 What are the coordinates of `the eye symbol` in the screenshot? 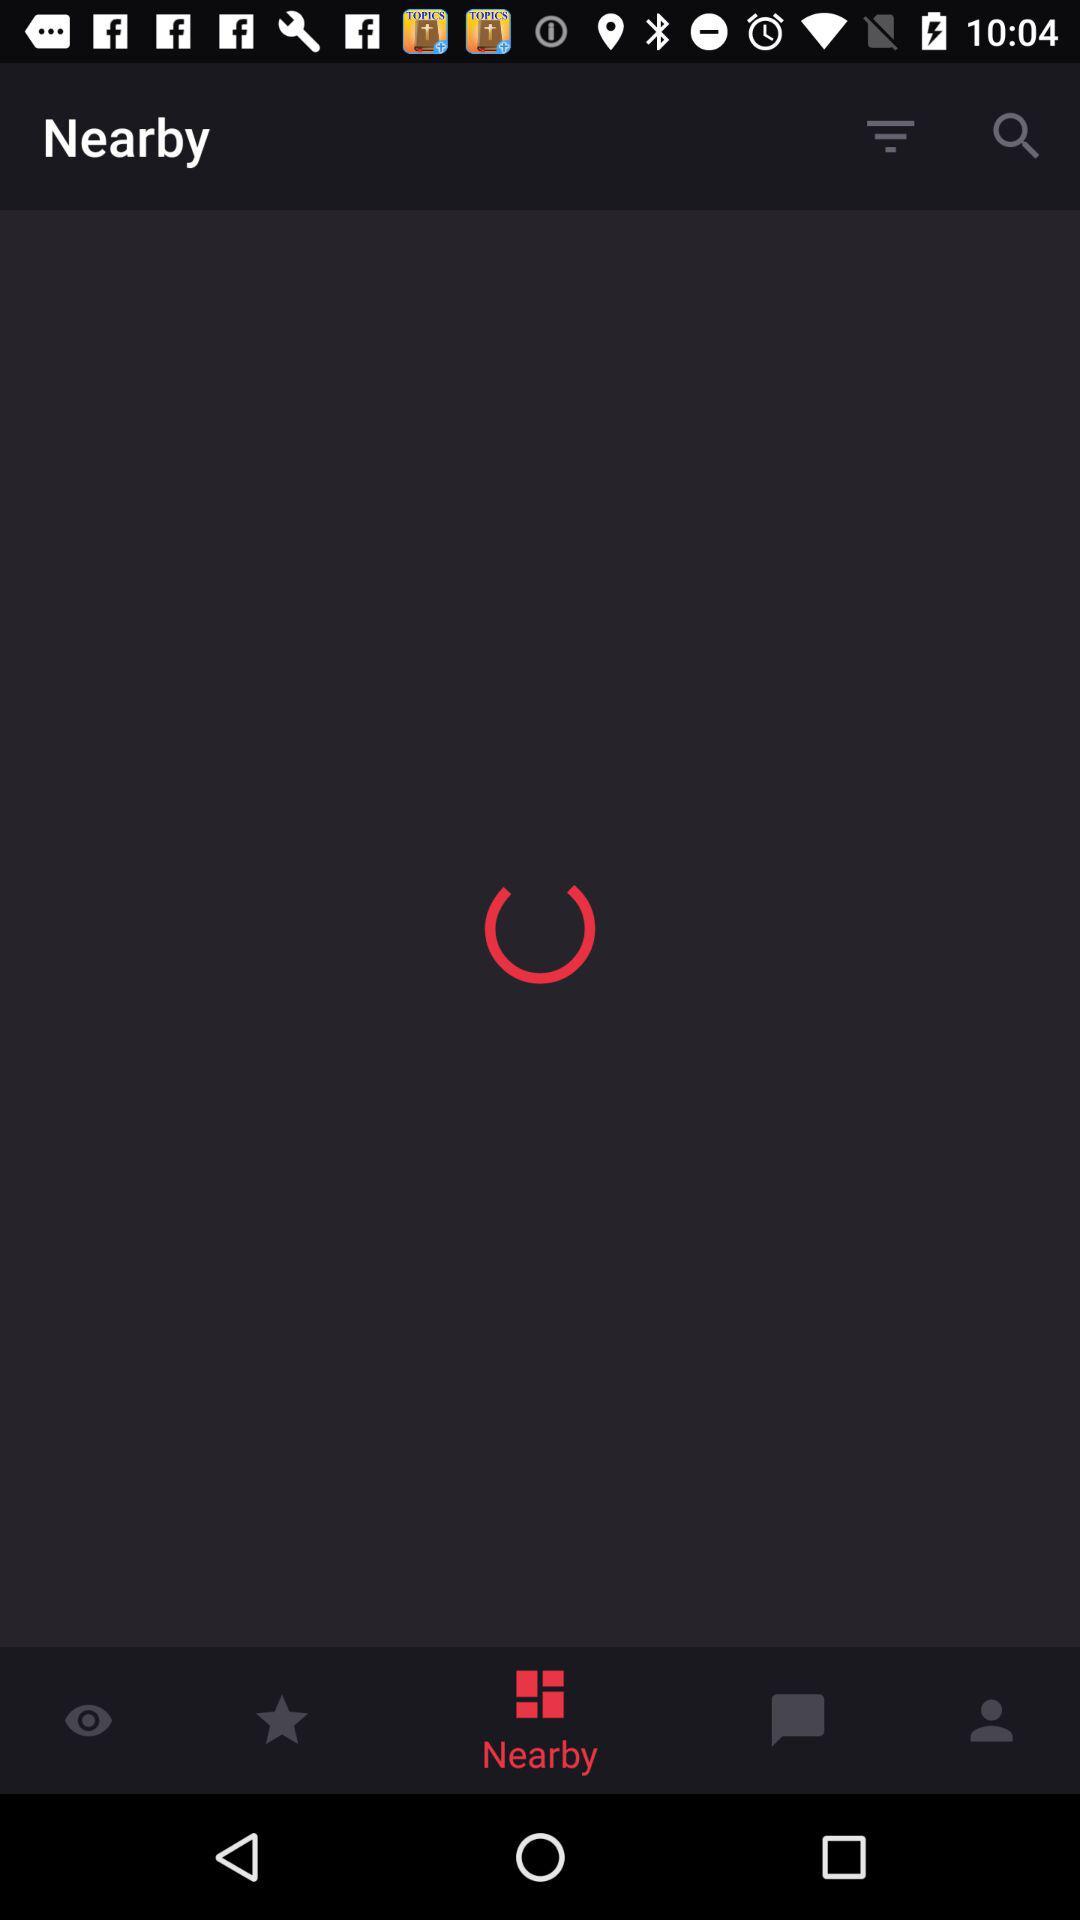 It's located at (87, 1698).